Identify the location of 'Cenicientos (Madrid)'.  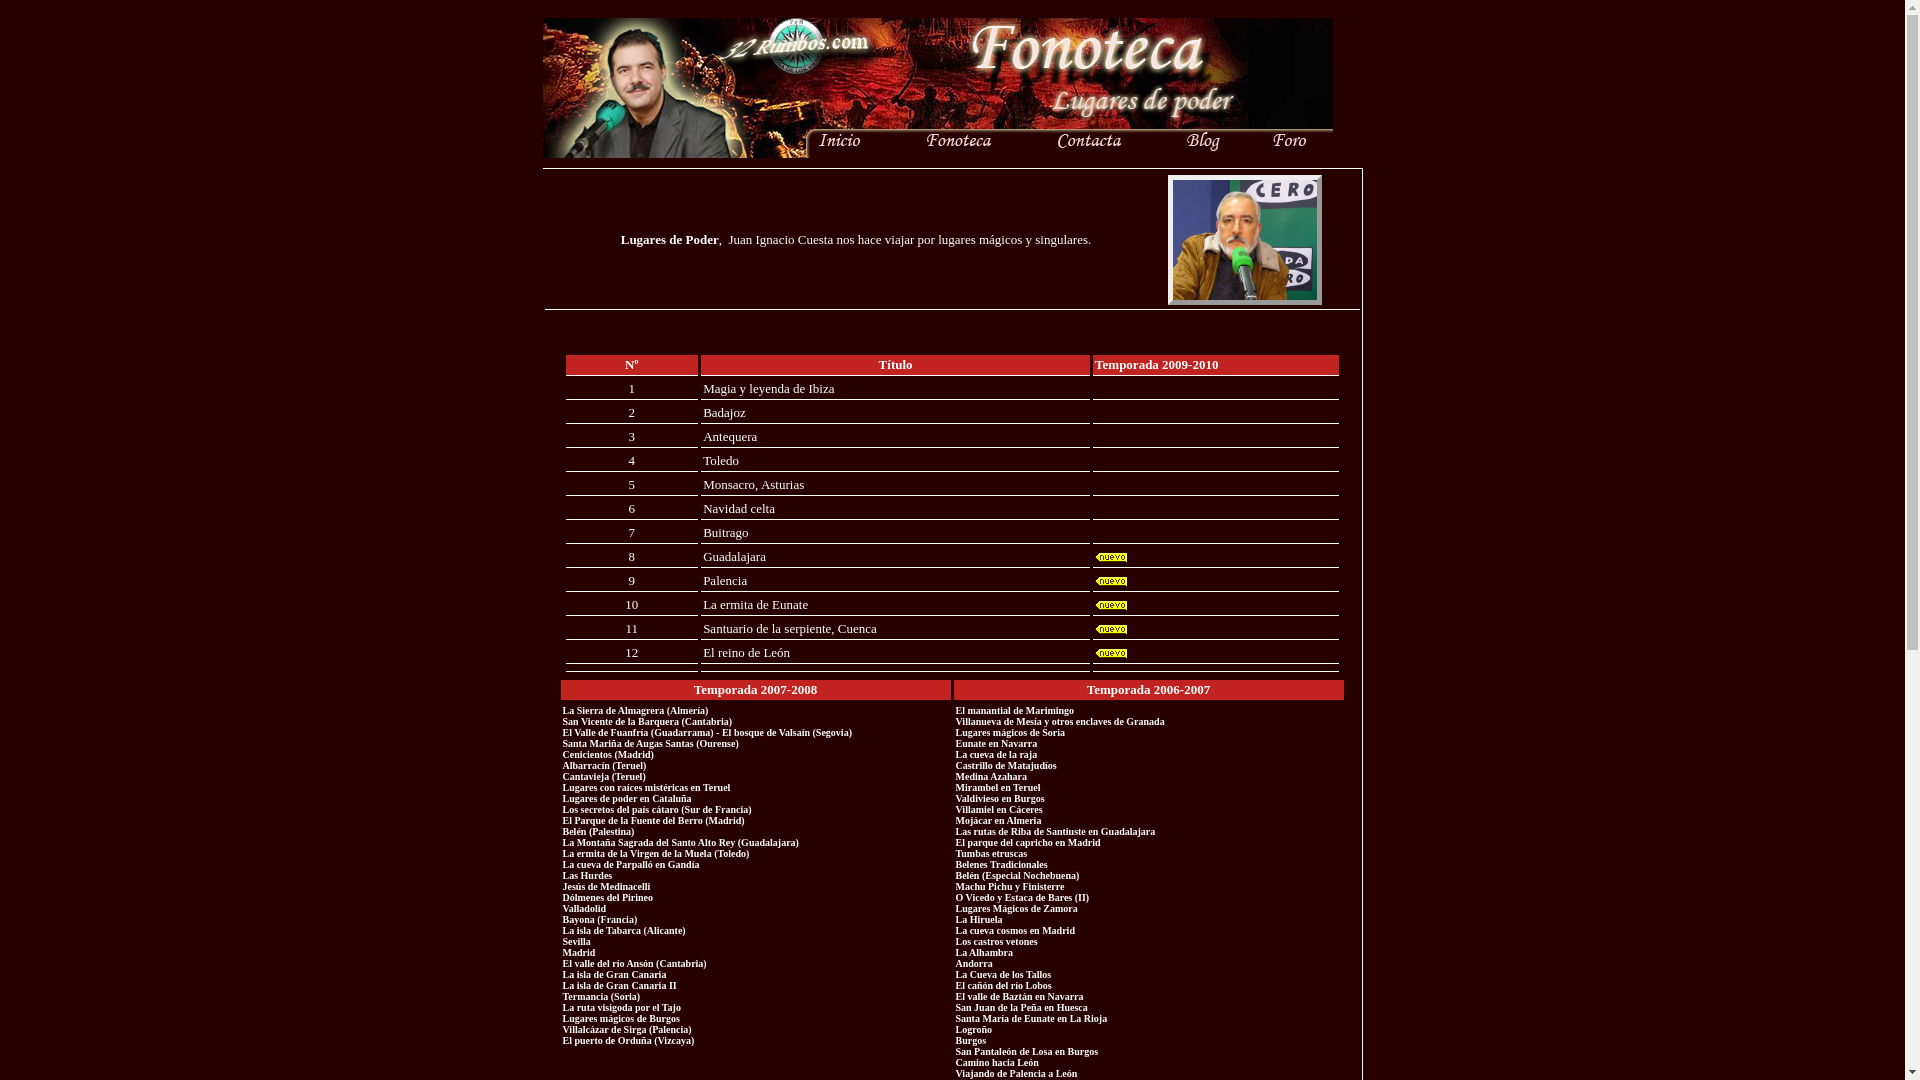
(560, 754).